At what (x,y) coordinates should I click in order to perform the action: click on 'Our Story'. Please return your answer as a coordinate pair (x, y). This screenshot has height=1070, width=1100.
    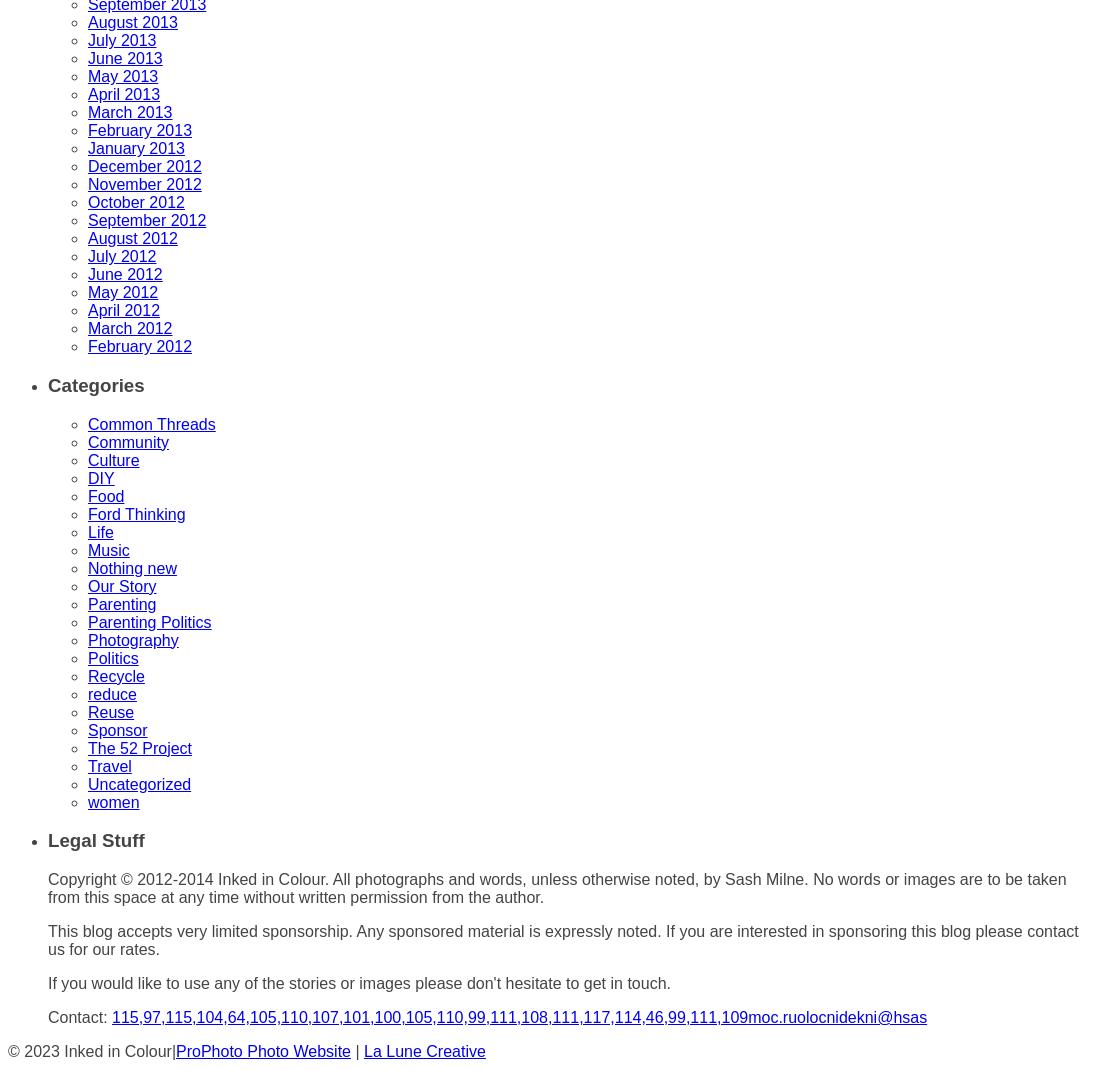
    Looking at the image, I should click on (121, 584).